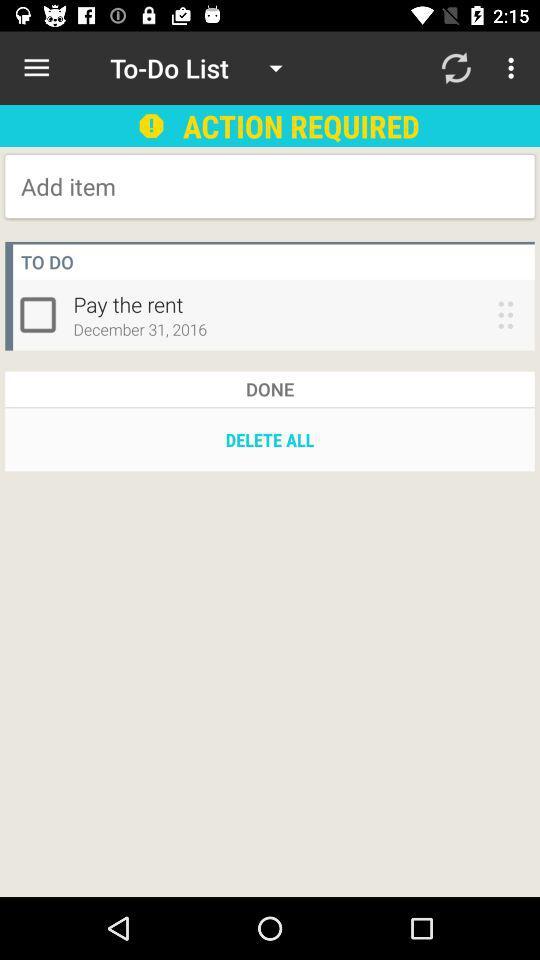 The height and width of the screenshot is (960, 540). Describe the element at coordinates (181, 186) in the screenshot. I see `another item` at that location.